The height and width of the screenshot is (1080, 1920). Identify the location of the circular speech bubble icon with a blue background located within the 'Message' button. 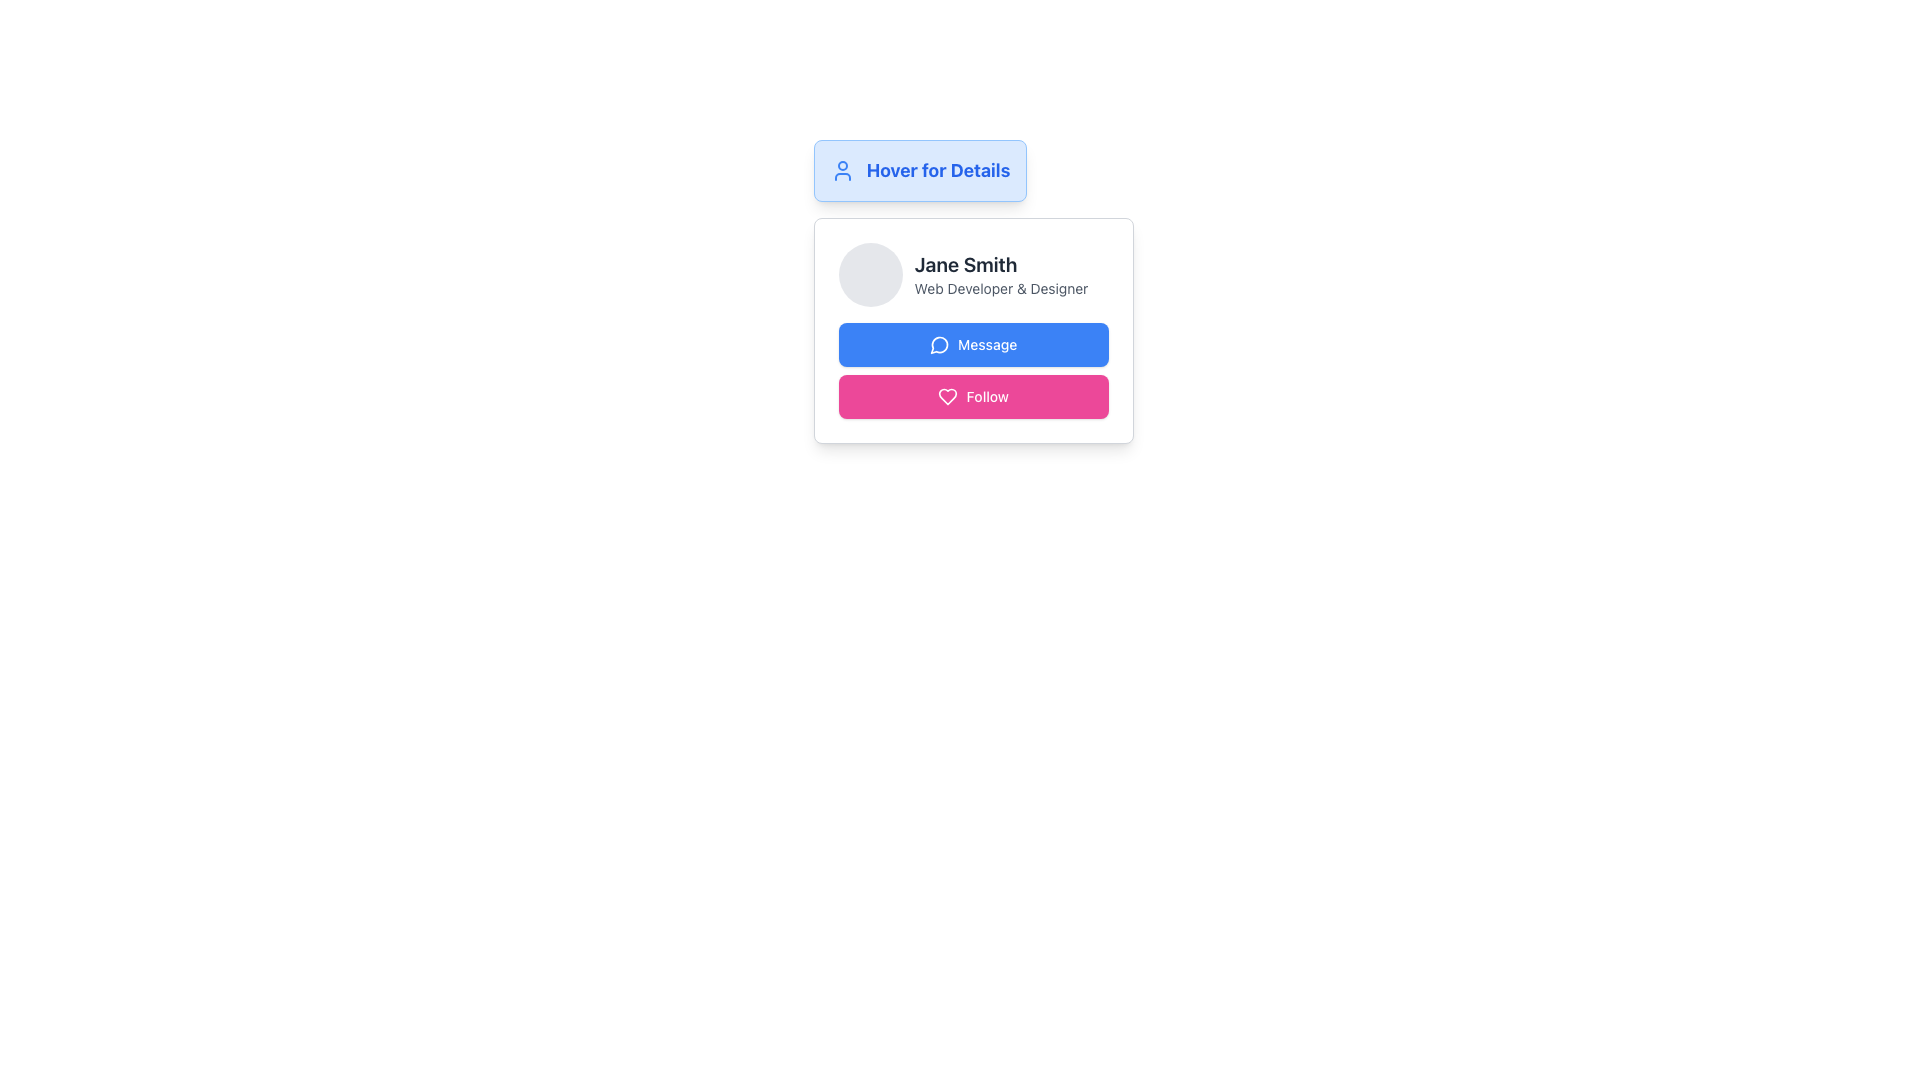
(939, 343).